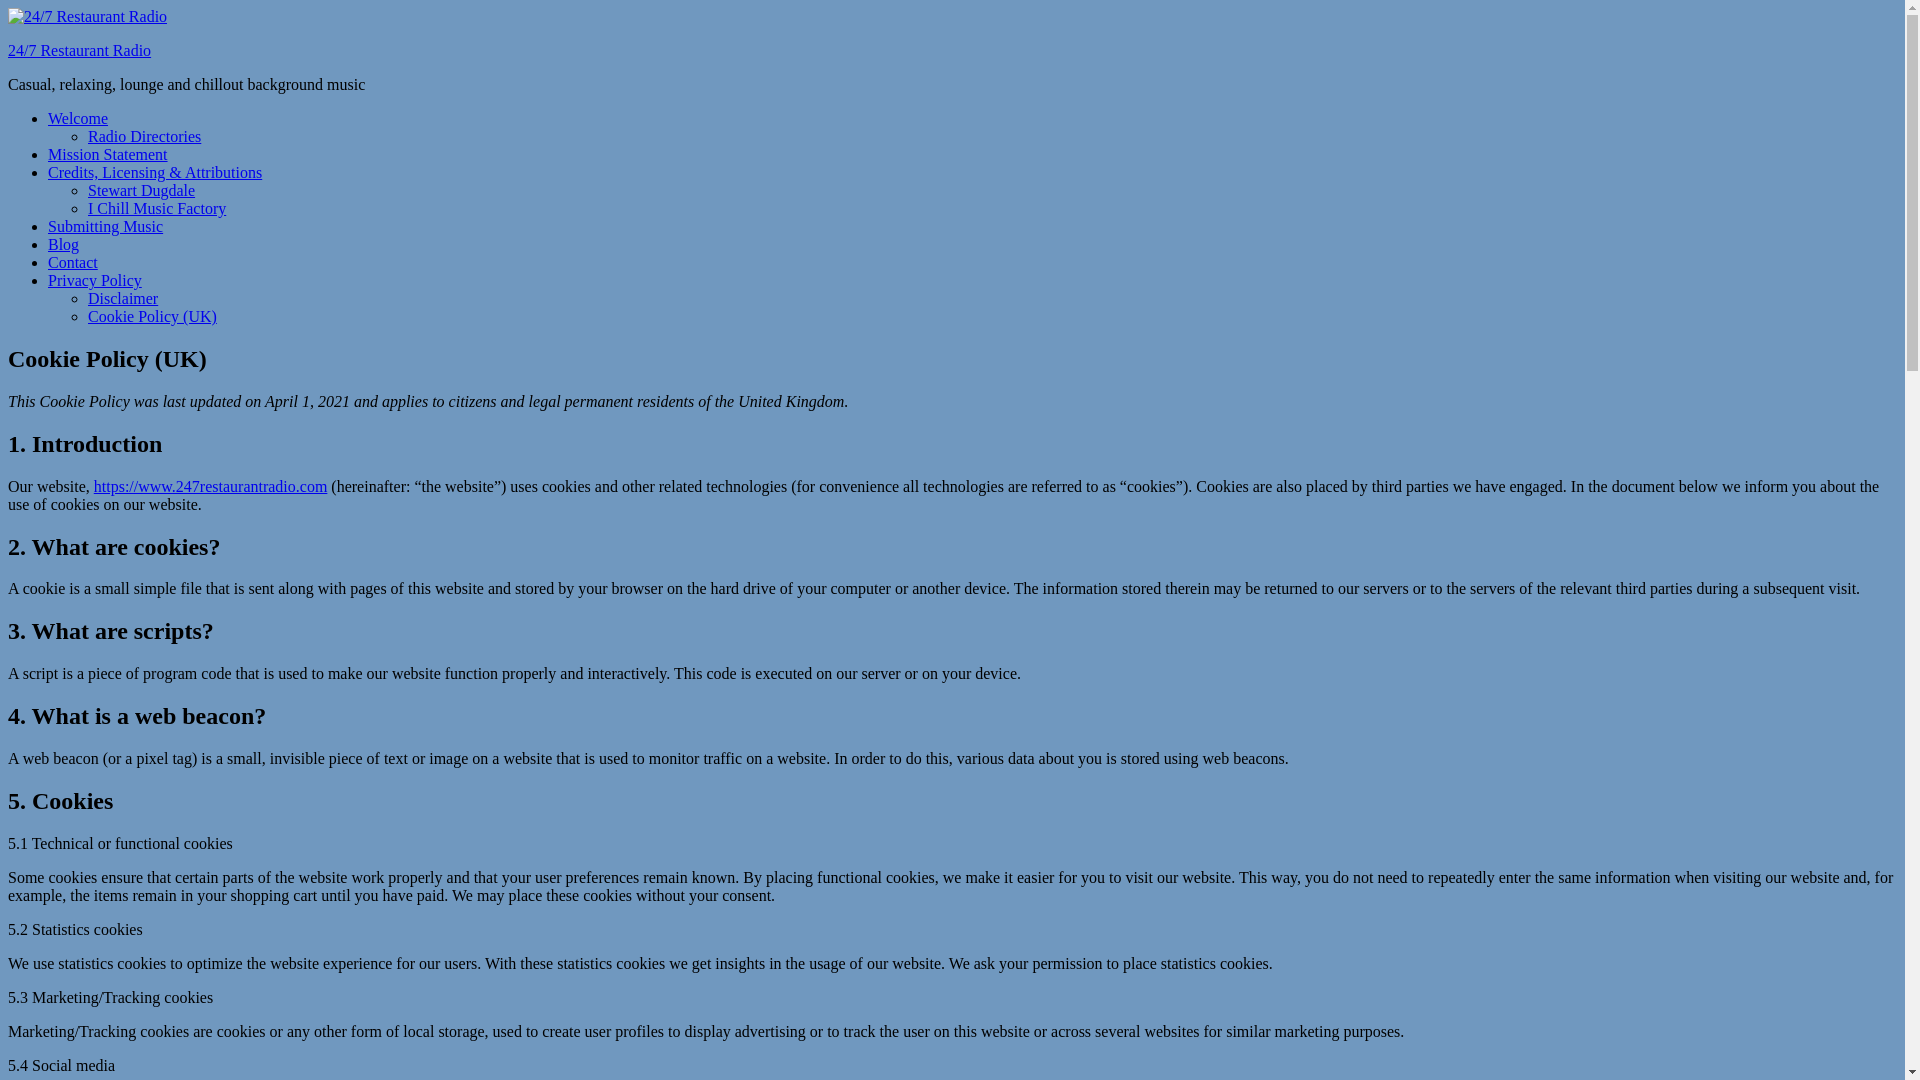 The height and width of the screenshot is (1080, 1920). I want to click on 'Radio Directories', so click(86, 135).